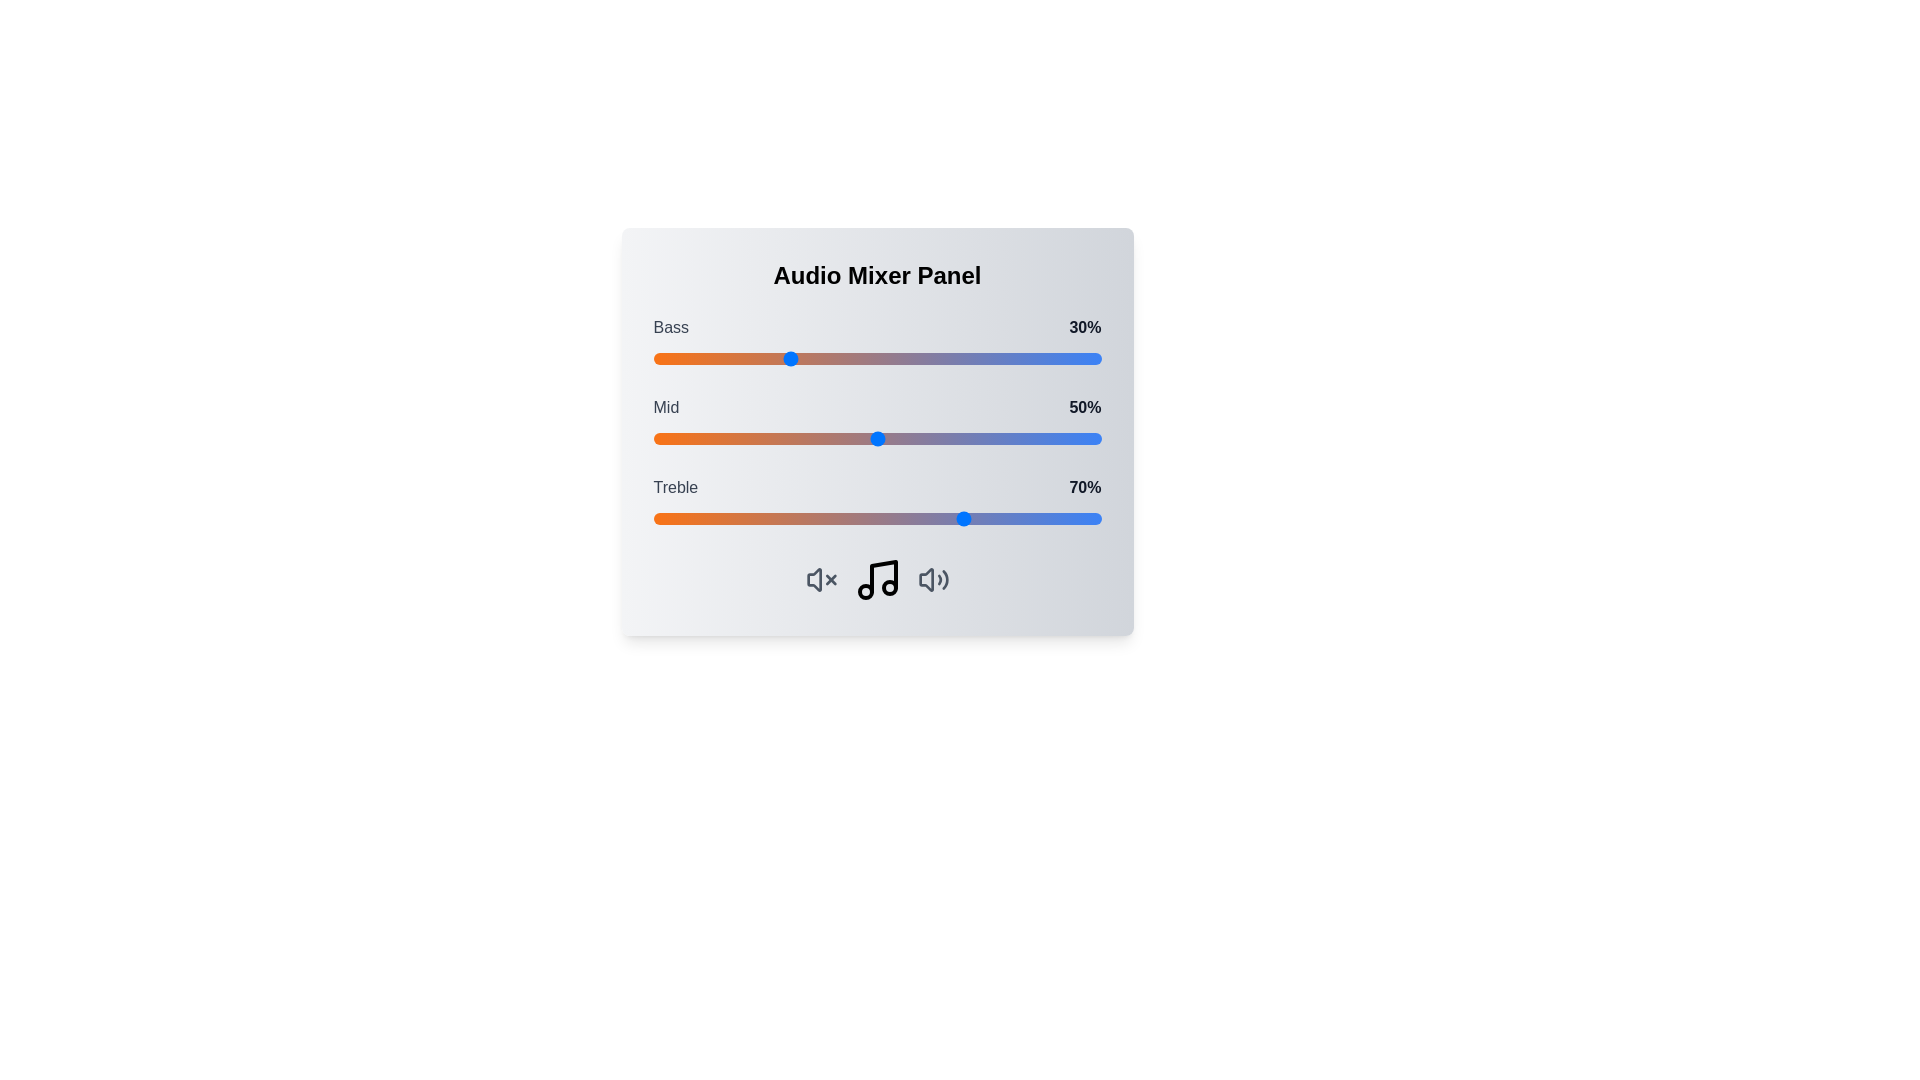 The height and width of the screenshot is (1080, 1920). What do you see at coordinates (932, 579) in the screenshot?
I see `the volume icon to interact with the corresponding volume control` at bounding box center [932, 579].